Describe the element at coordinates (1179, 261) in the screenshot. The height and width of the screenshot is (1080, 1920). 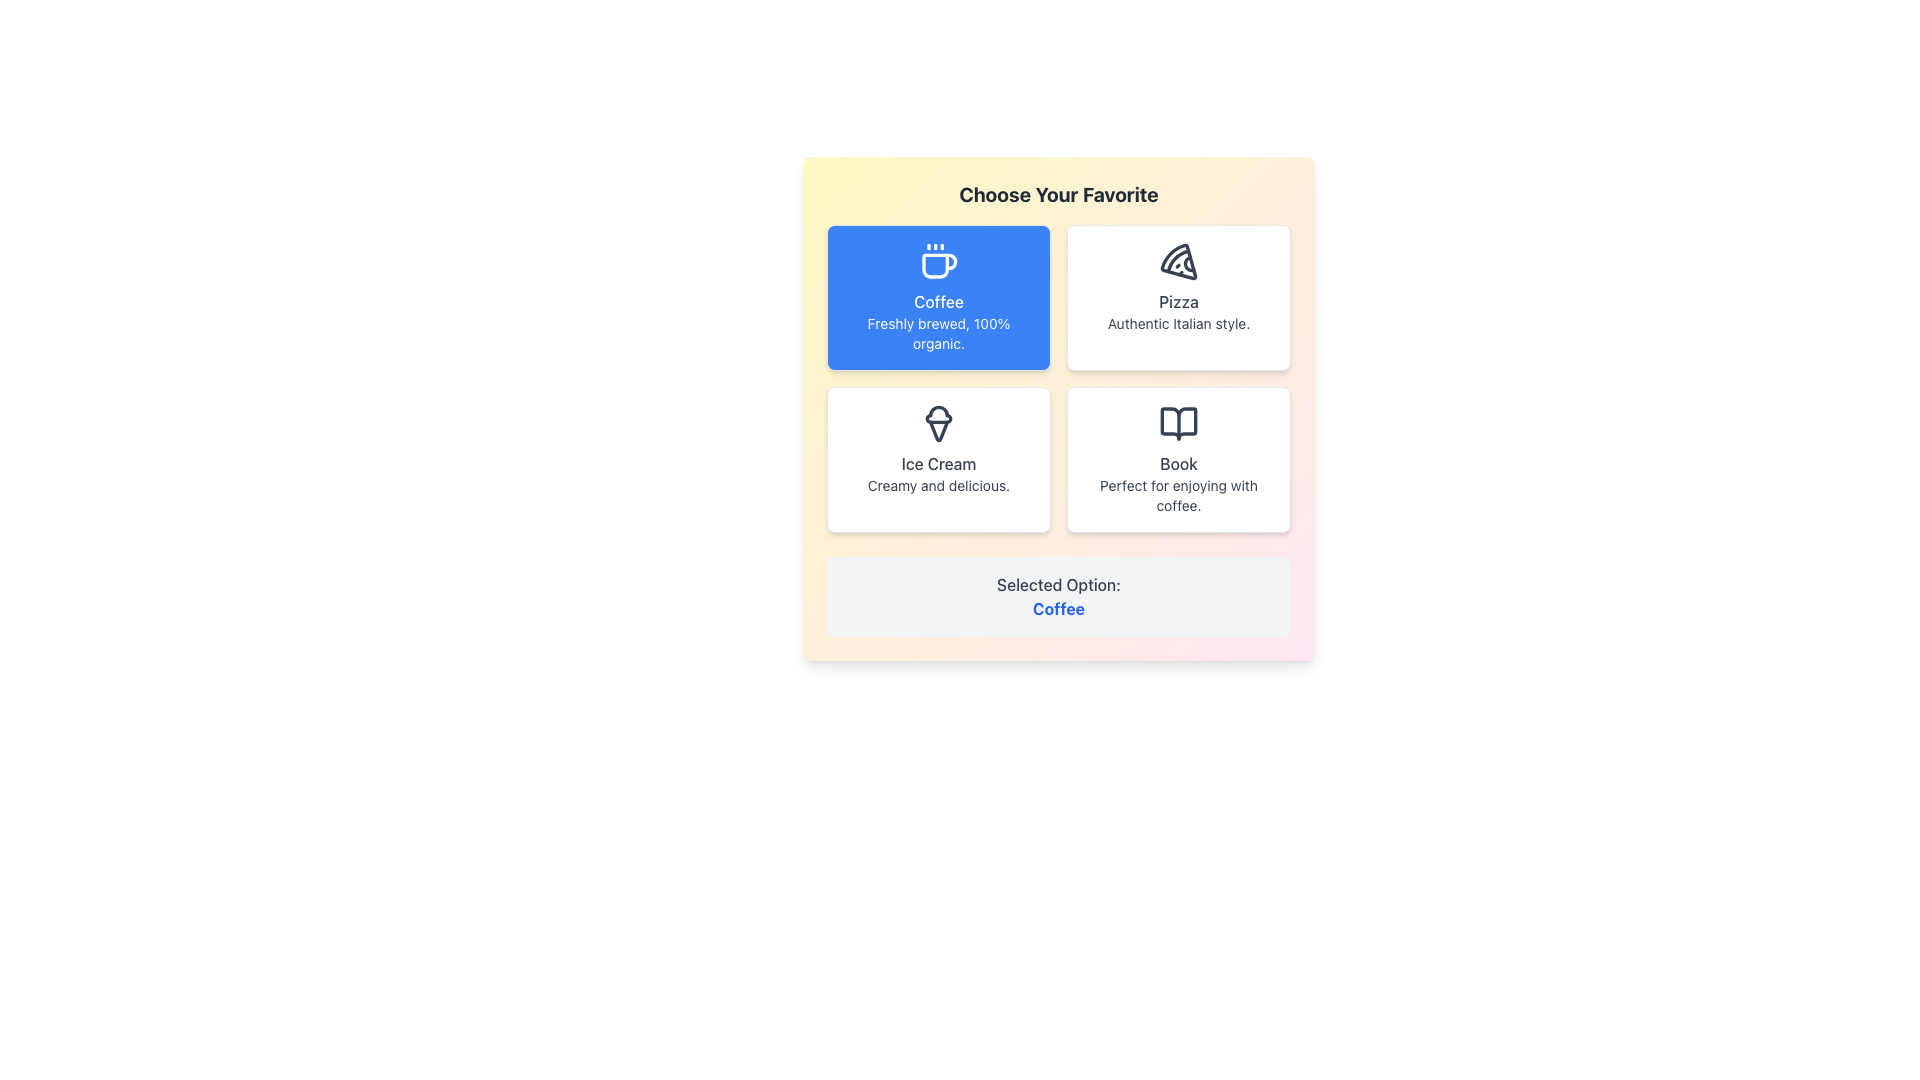
I see `the 'Pizza' icon located in the top-right quadrant of the main selection grid` at that location.